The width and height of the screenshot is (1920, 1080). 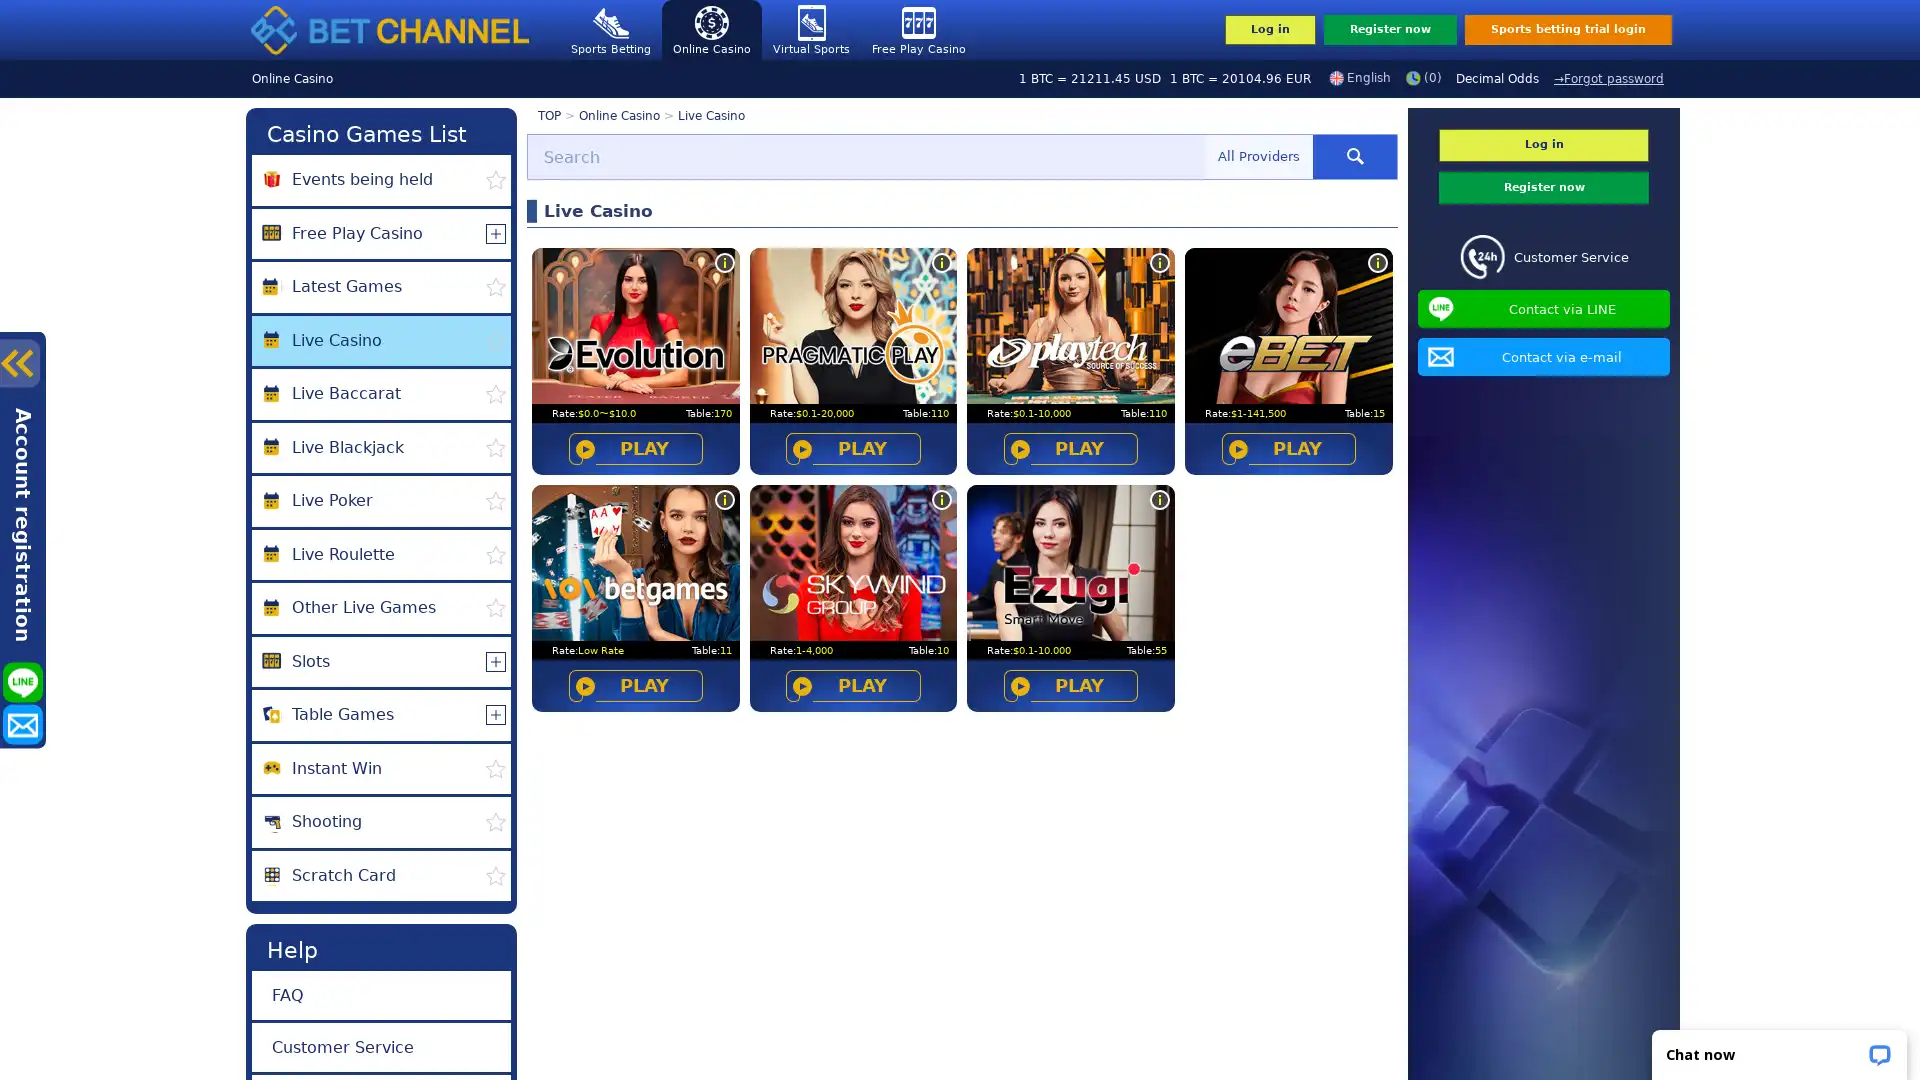 I want to click on PLAY, so click(x=853, y=685).